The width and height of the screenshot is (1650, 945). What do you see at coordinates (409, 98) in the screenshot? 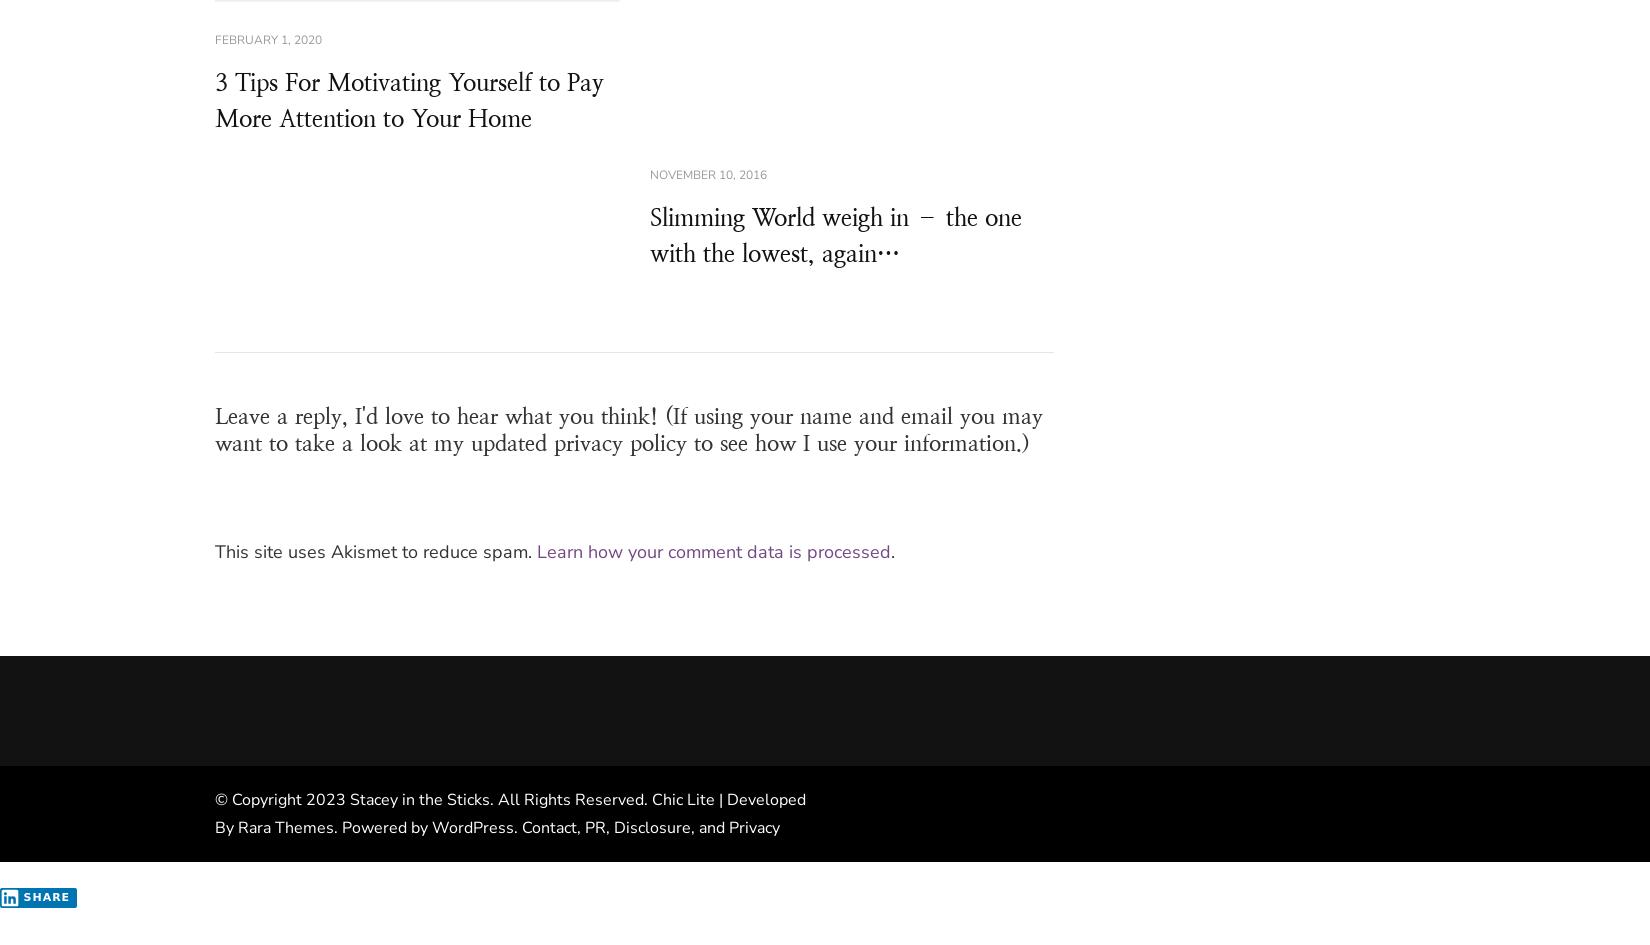
I see `'3 Tips For Motivating Yourself to Pay More Attention to Your Home'` at bounding box center [409, 98].